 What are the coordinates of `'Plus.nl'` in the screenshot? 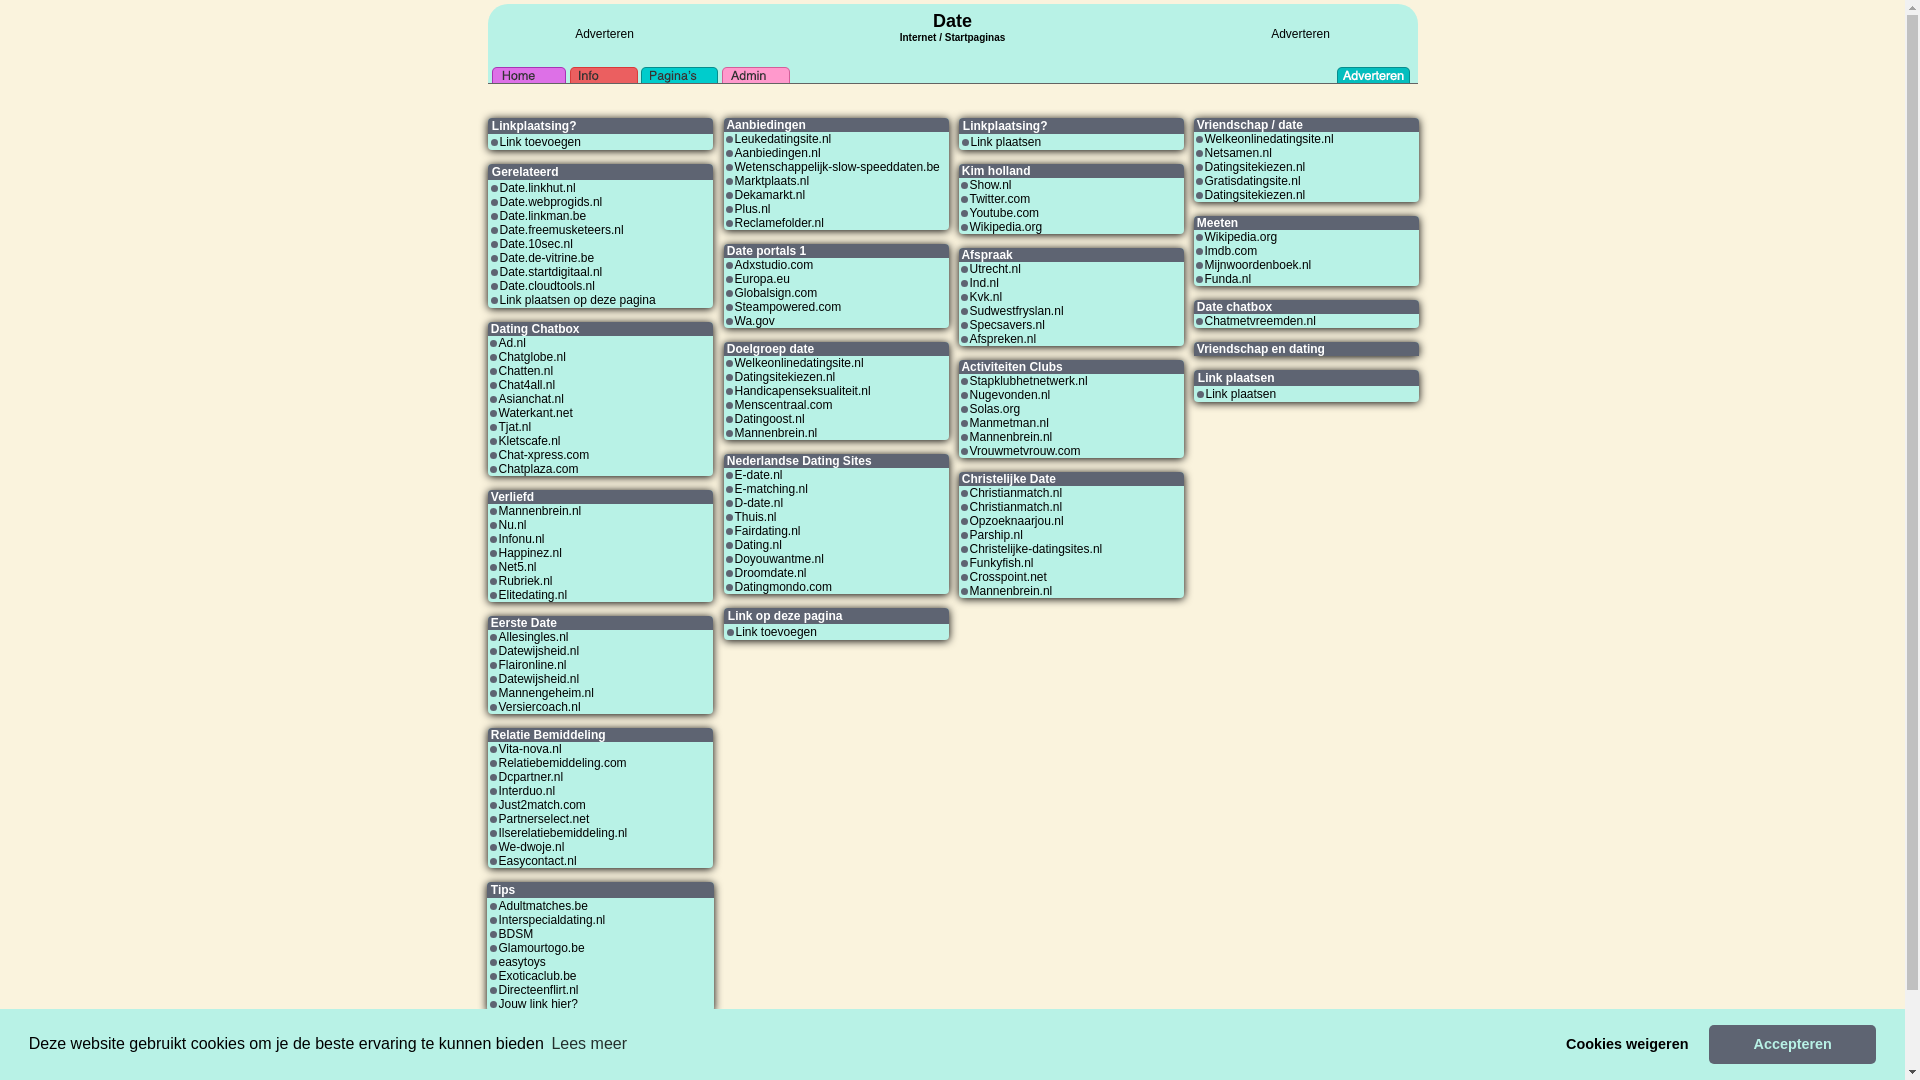 It's located at (751, 208).